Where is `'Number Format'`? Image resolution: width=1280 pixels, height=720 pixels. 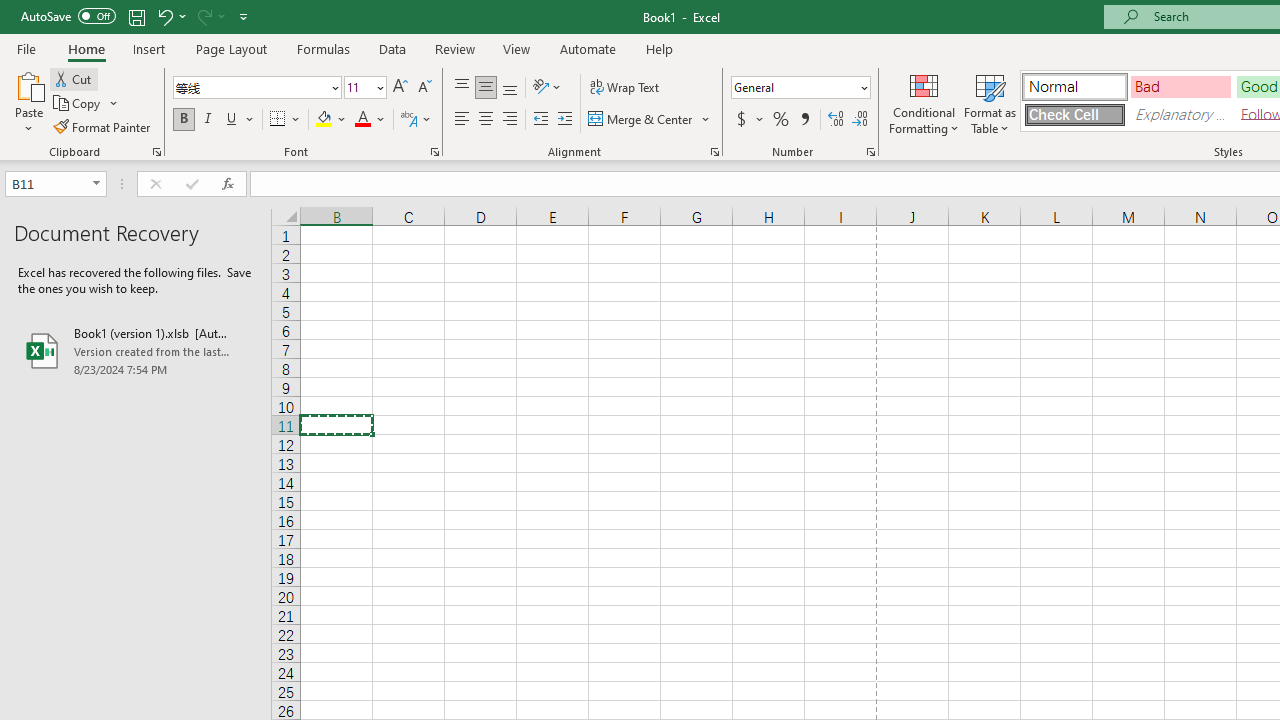
'Number Format' is located at coordinates (800, 86).